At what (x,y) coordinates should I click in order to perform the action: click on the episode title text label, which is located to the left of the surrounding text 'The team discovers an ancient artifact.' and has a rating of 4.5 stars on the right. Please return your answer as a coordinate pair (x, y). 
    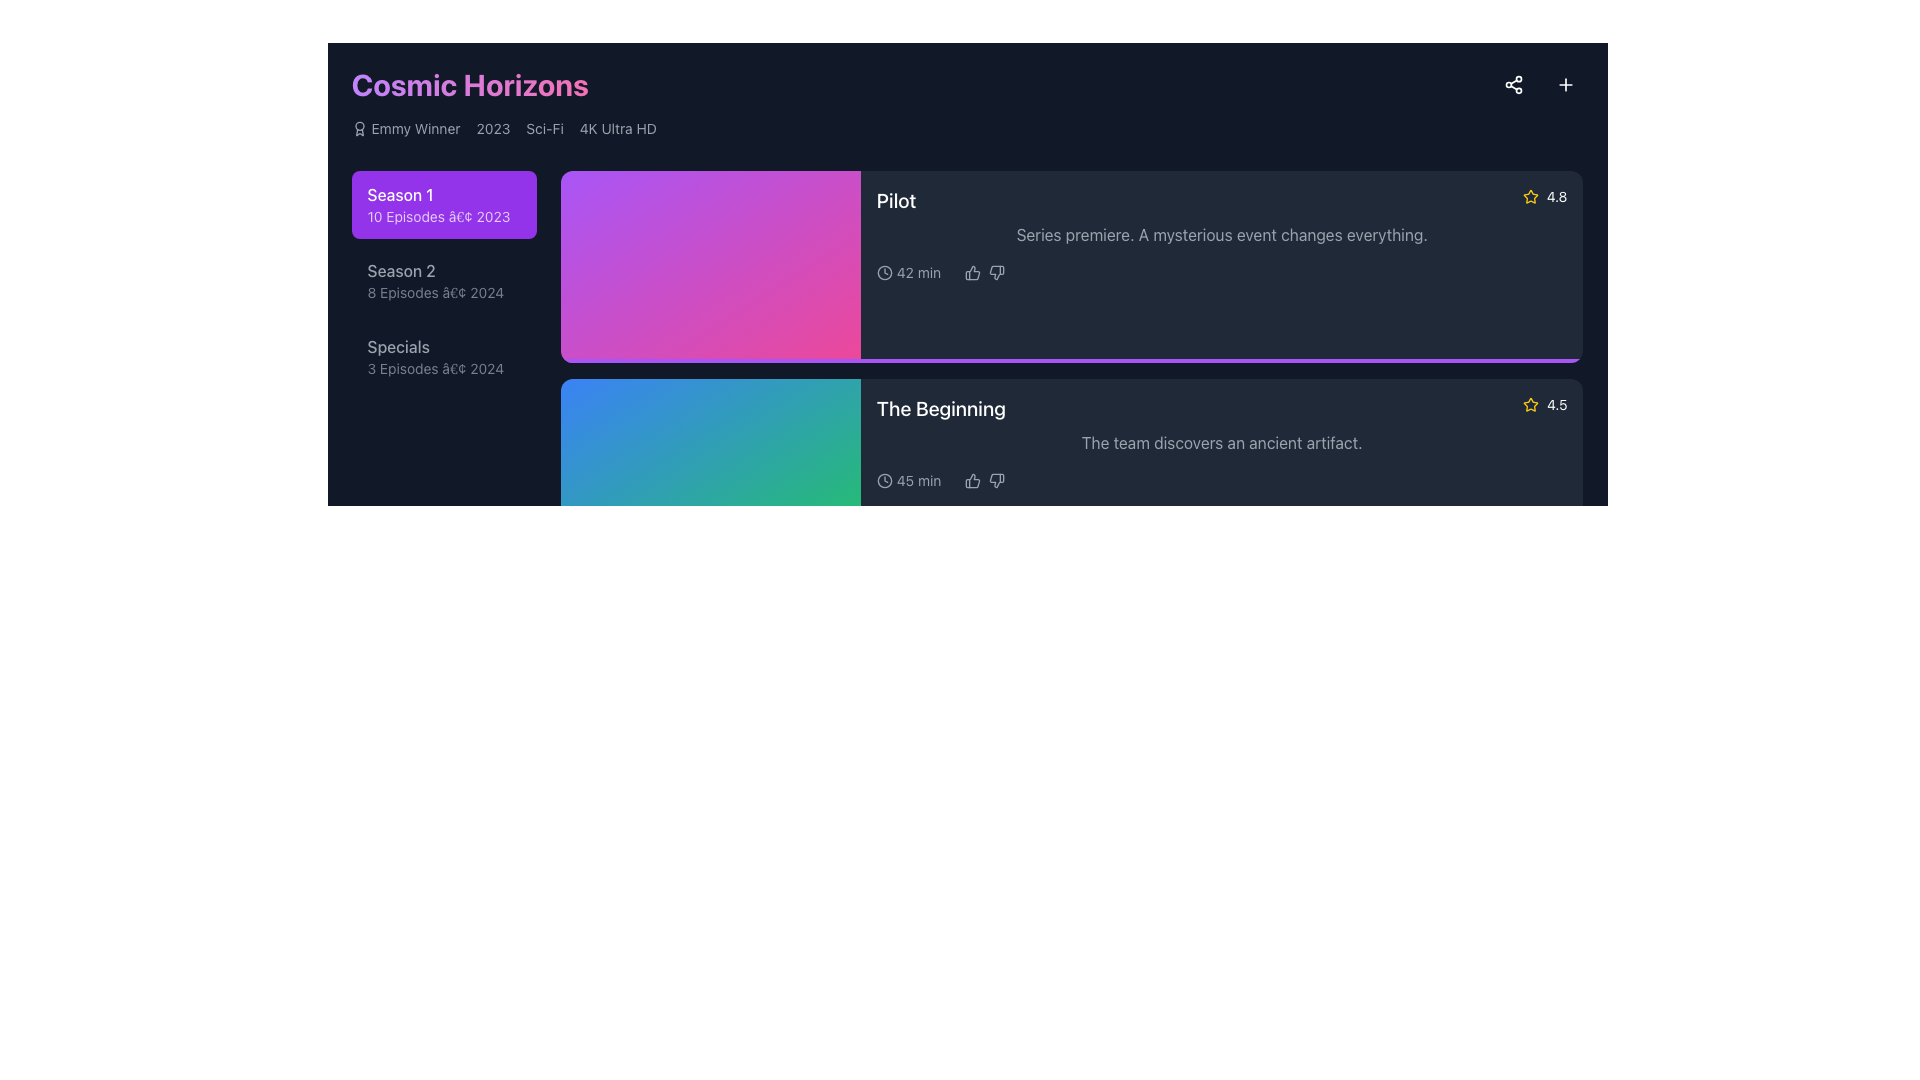
    Looking at the image, I should click on (940, 407).